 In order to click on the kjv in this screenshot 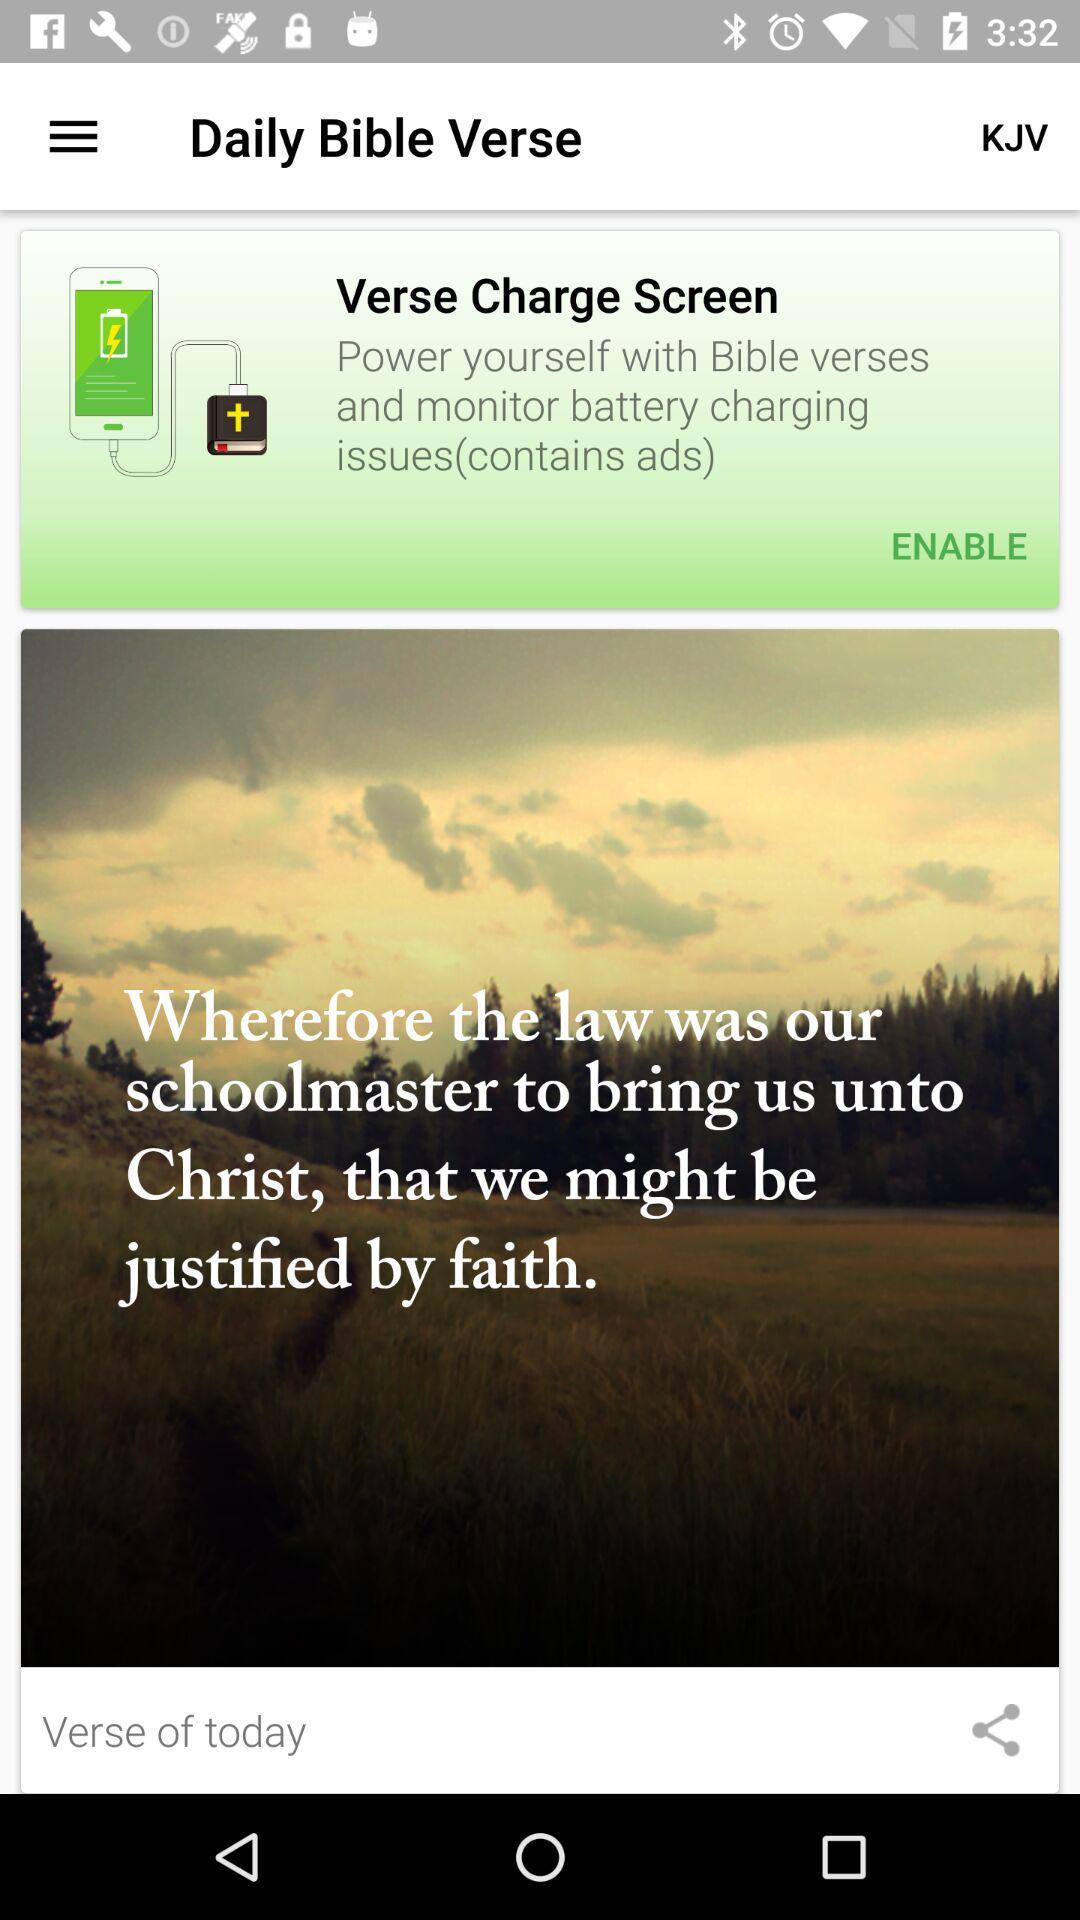, I will do `click(1014, 135)`.